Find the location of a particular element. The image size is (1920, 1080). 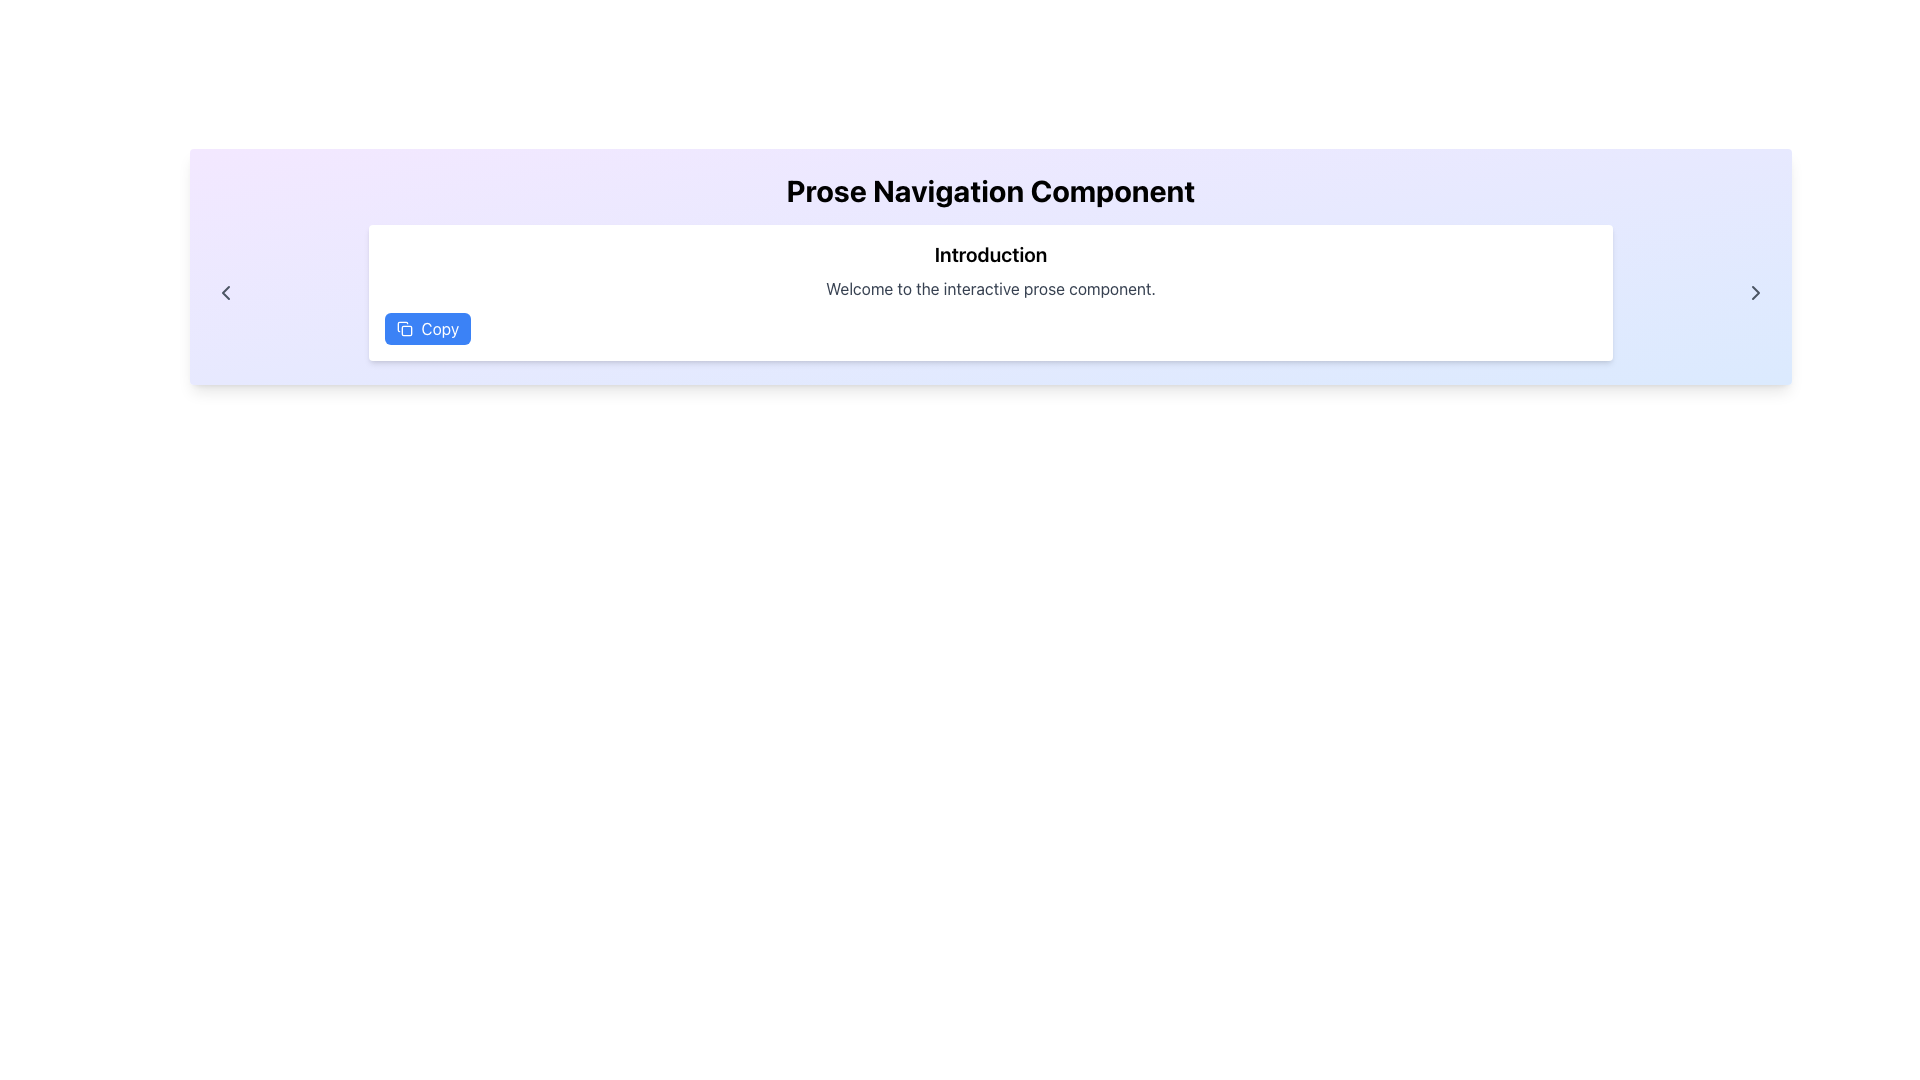

the blue rounded rectangle button labeled 'Copy' with a clipboard icon to copy content is located at coordinates (426, 327).